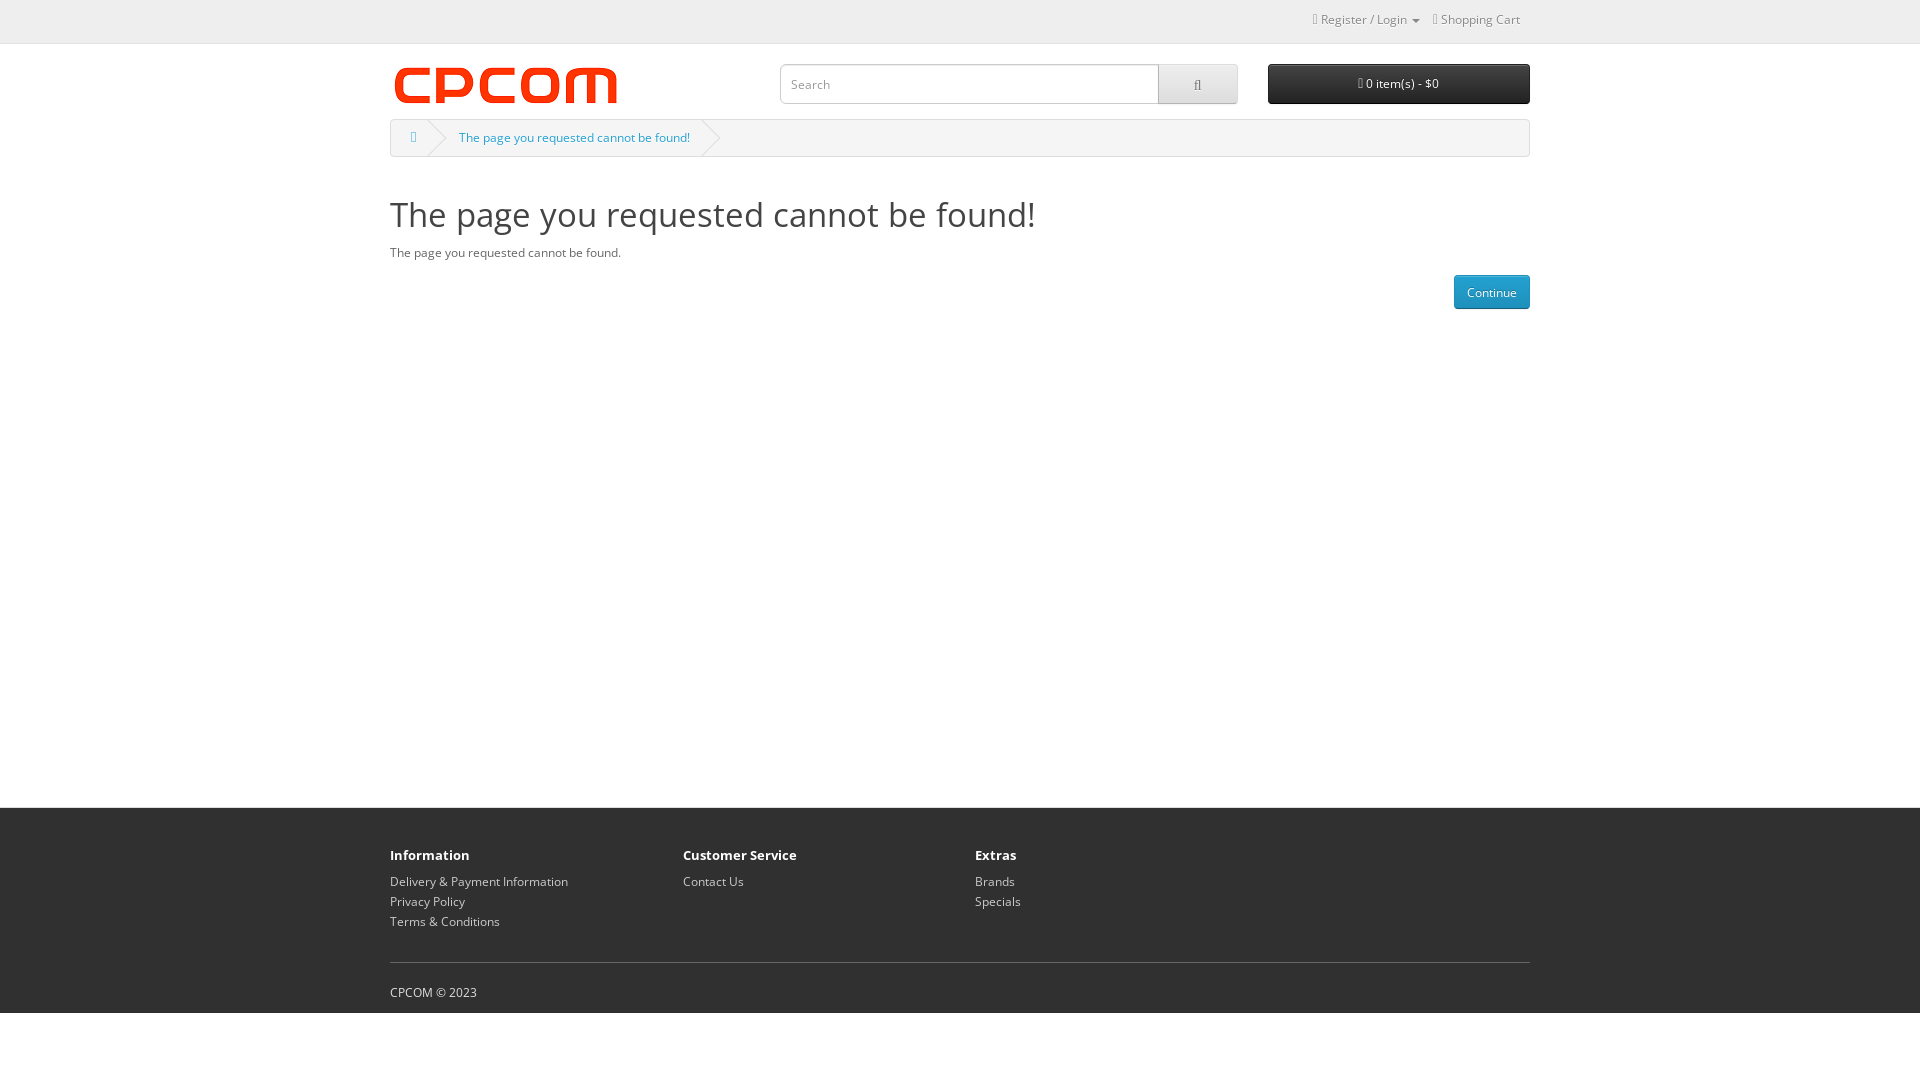 This screenshot has height=1080, width=1920. I want to click on 'Delivery & Payment Information', so click(478, 880).